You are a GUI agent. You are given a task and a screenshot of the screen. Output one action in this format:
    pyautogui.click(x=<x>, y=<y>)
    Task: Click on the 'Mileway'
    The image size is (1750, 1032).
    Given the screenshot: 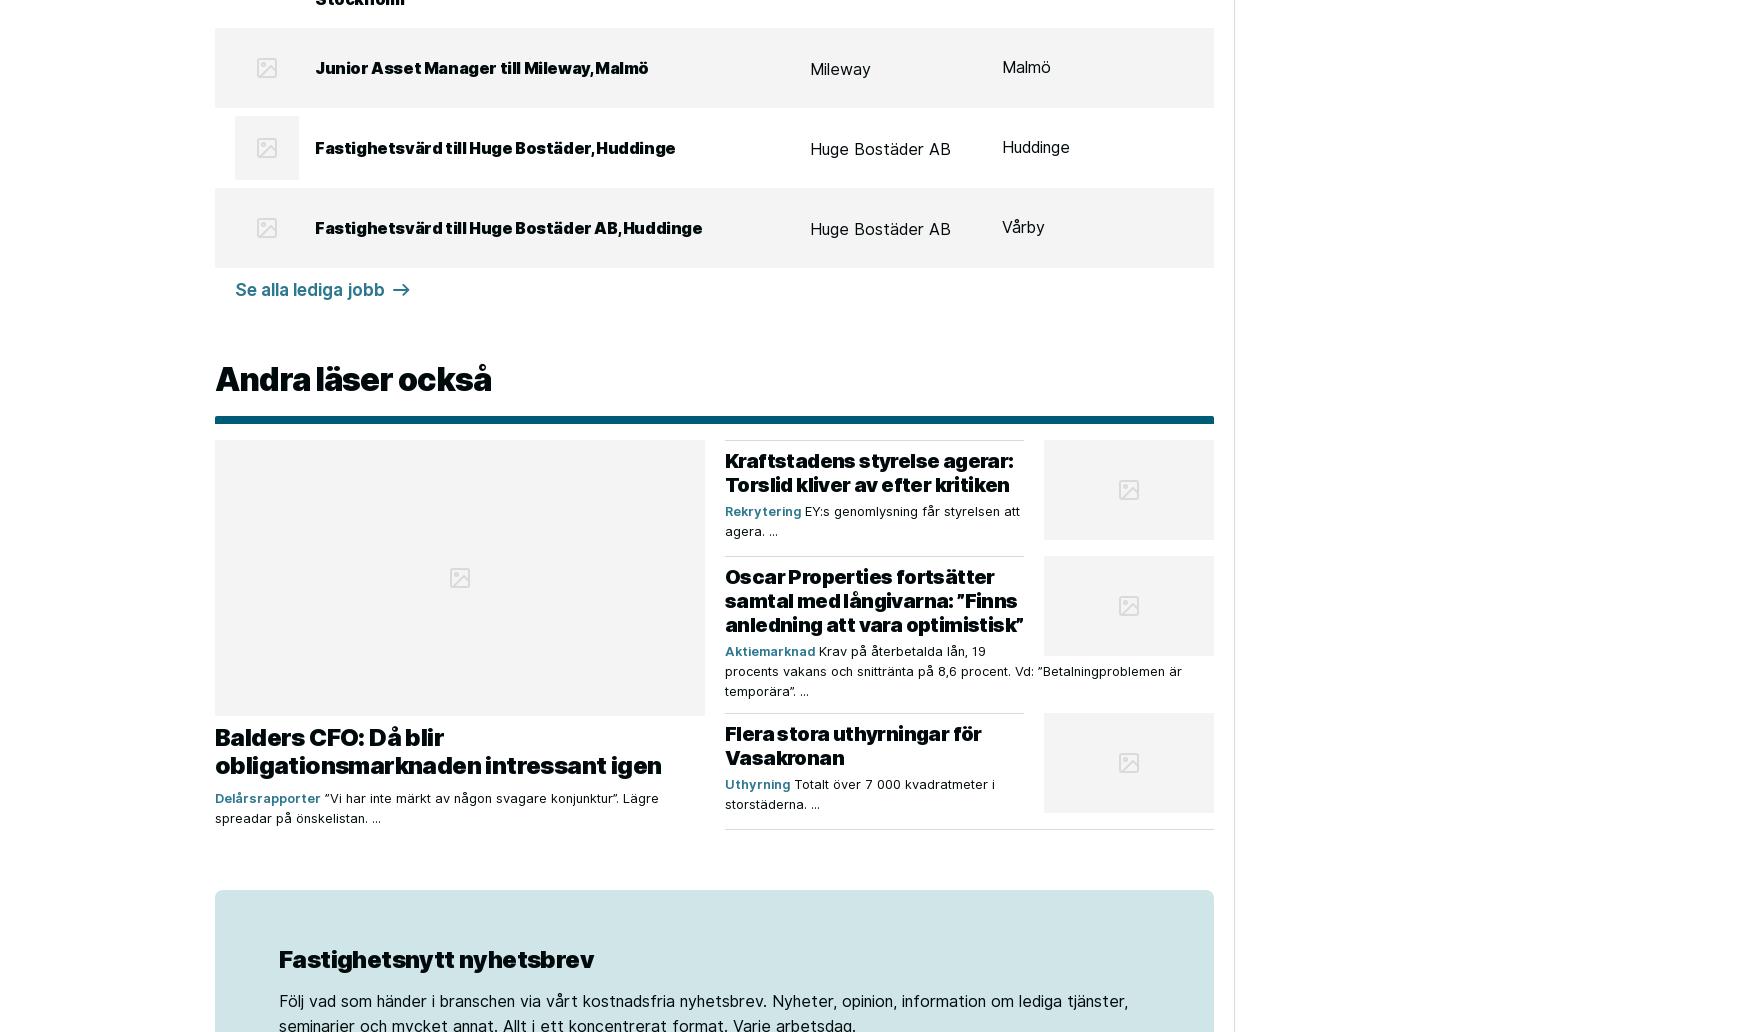 What is the action you would take?
    pyautogui.click(x=840, y=68)
    